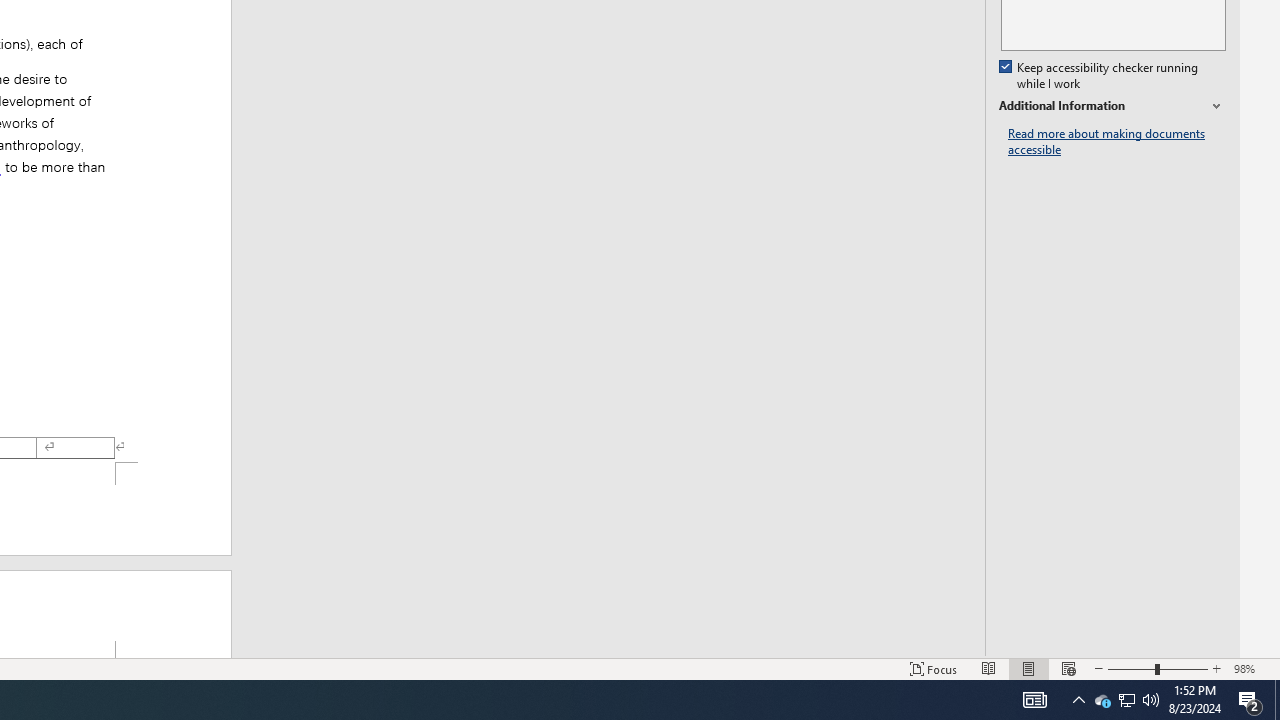 Image resolution: width=1280 pixels, height=720 pixels. What do you see at coordinates (1116, 141) in the screenshot?
I see `'Read more about making documents accessible'` at bounding box center [1116, 141].